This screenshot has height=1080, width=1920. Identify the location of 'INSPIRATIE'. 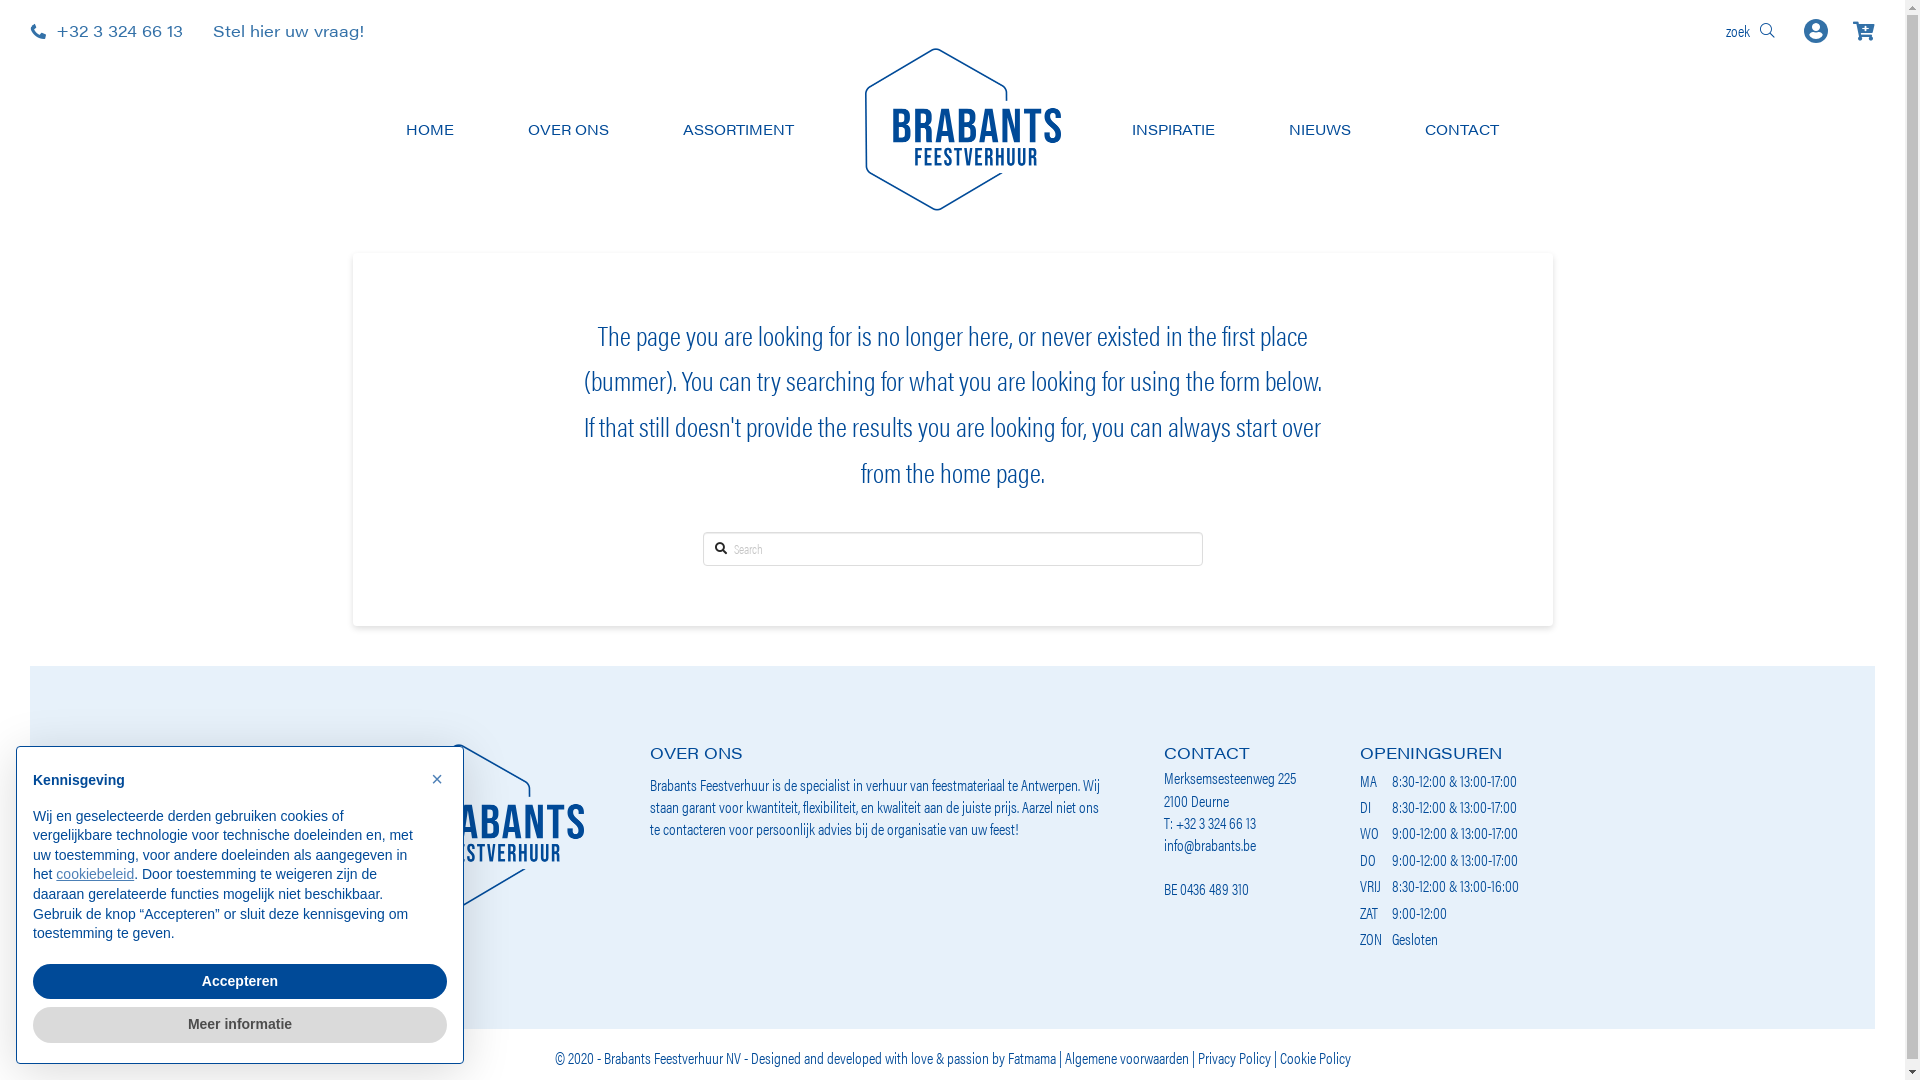
(1173, 128).